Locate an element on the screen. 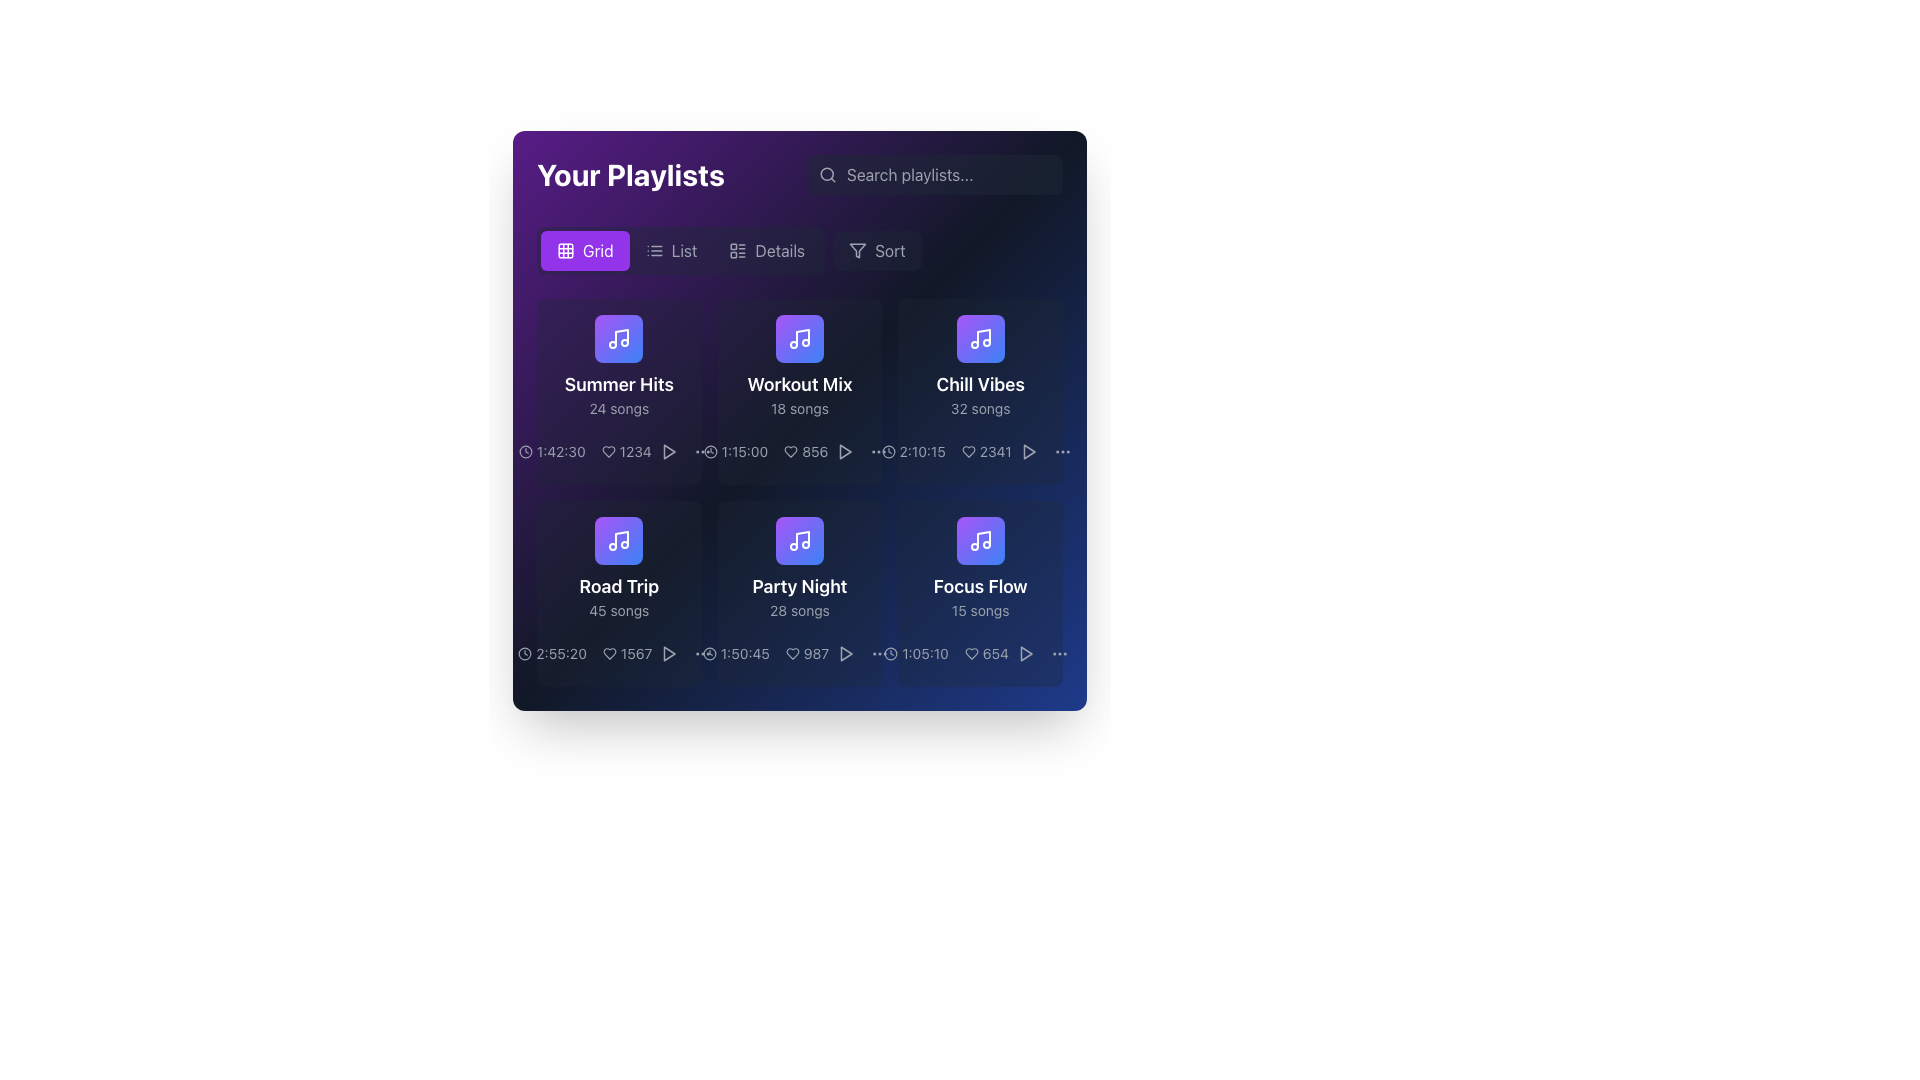 The height and width of the screenshot is (1080, 1920). text of the 'Road Trip' label, which is a large, bold, white text against a dark background, located in the 'Your Playlists' section of the application is located at coordinates (618, 585).